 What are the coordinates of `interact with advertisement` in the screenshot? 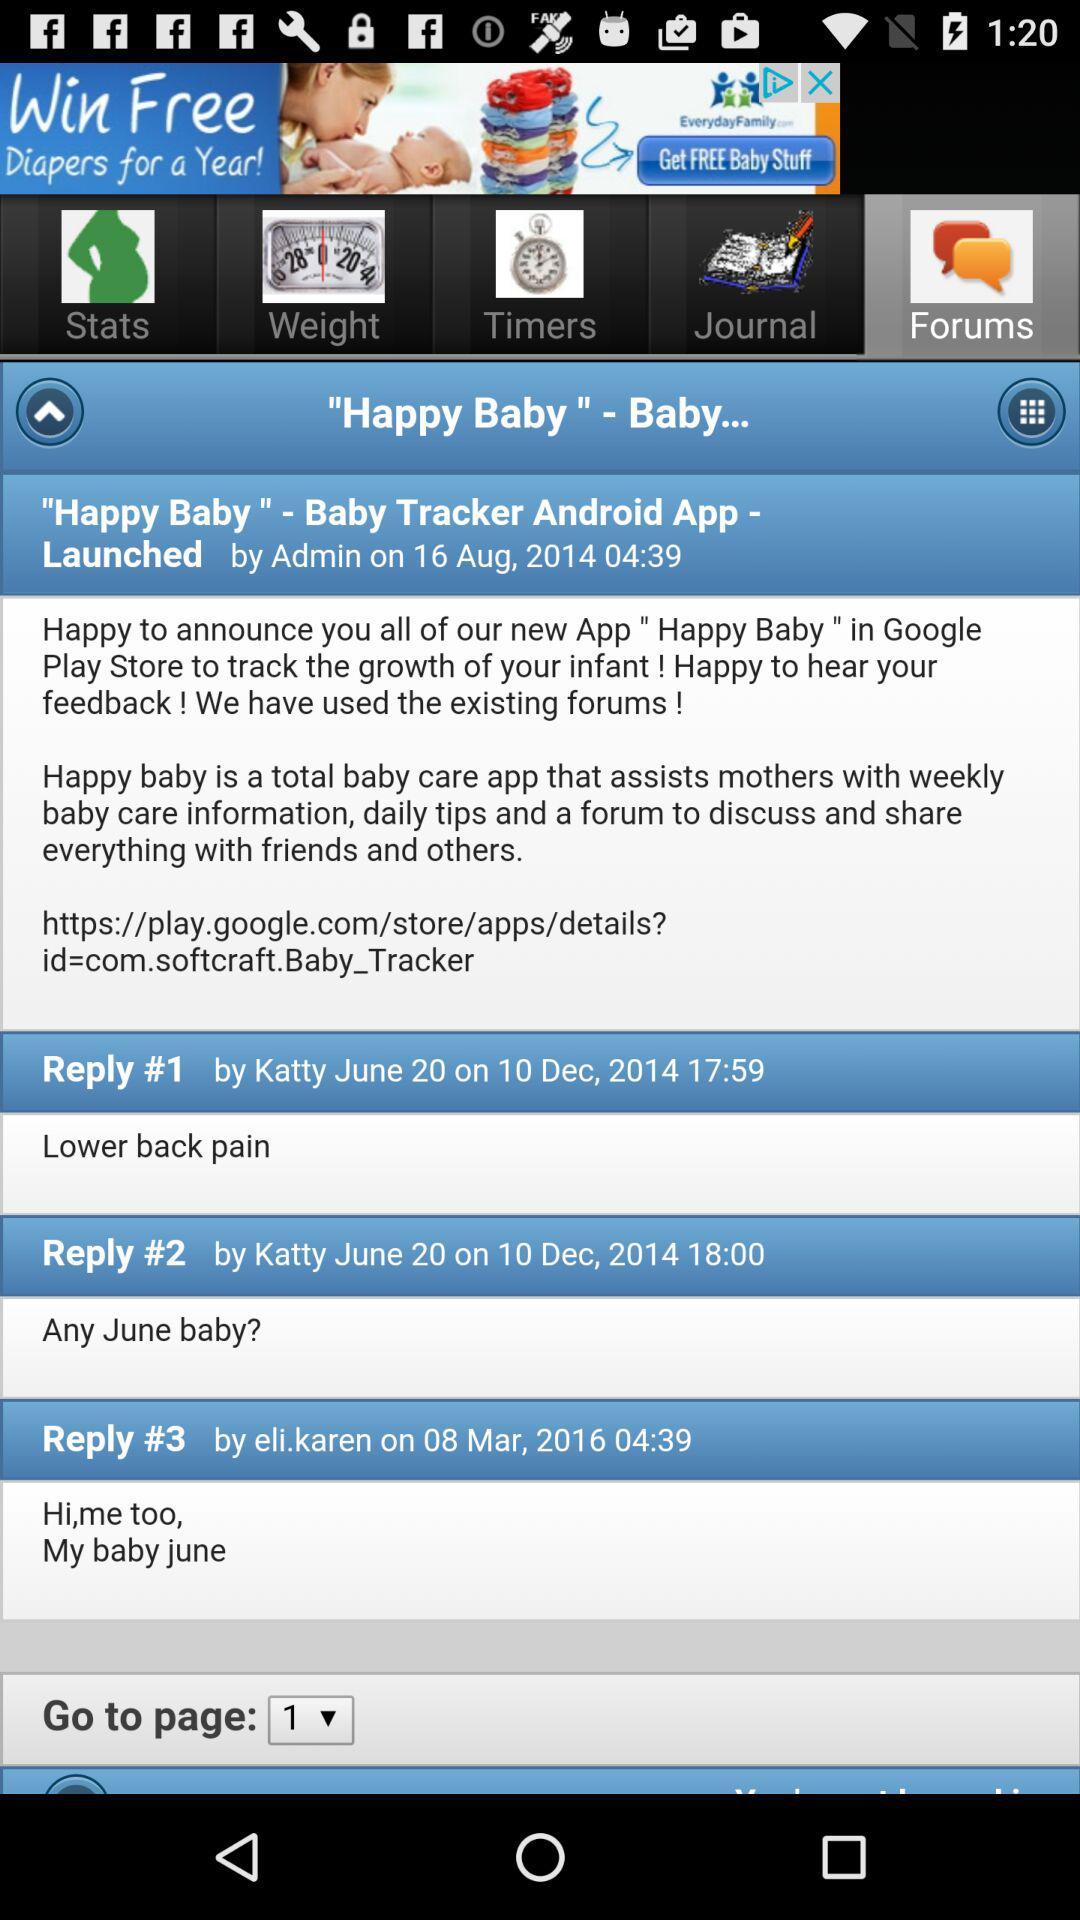 It's located at (419, 127).